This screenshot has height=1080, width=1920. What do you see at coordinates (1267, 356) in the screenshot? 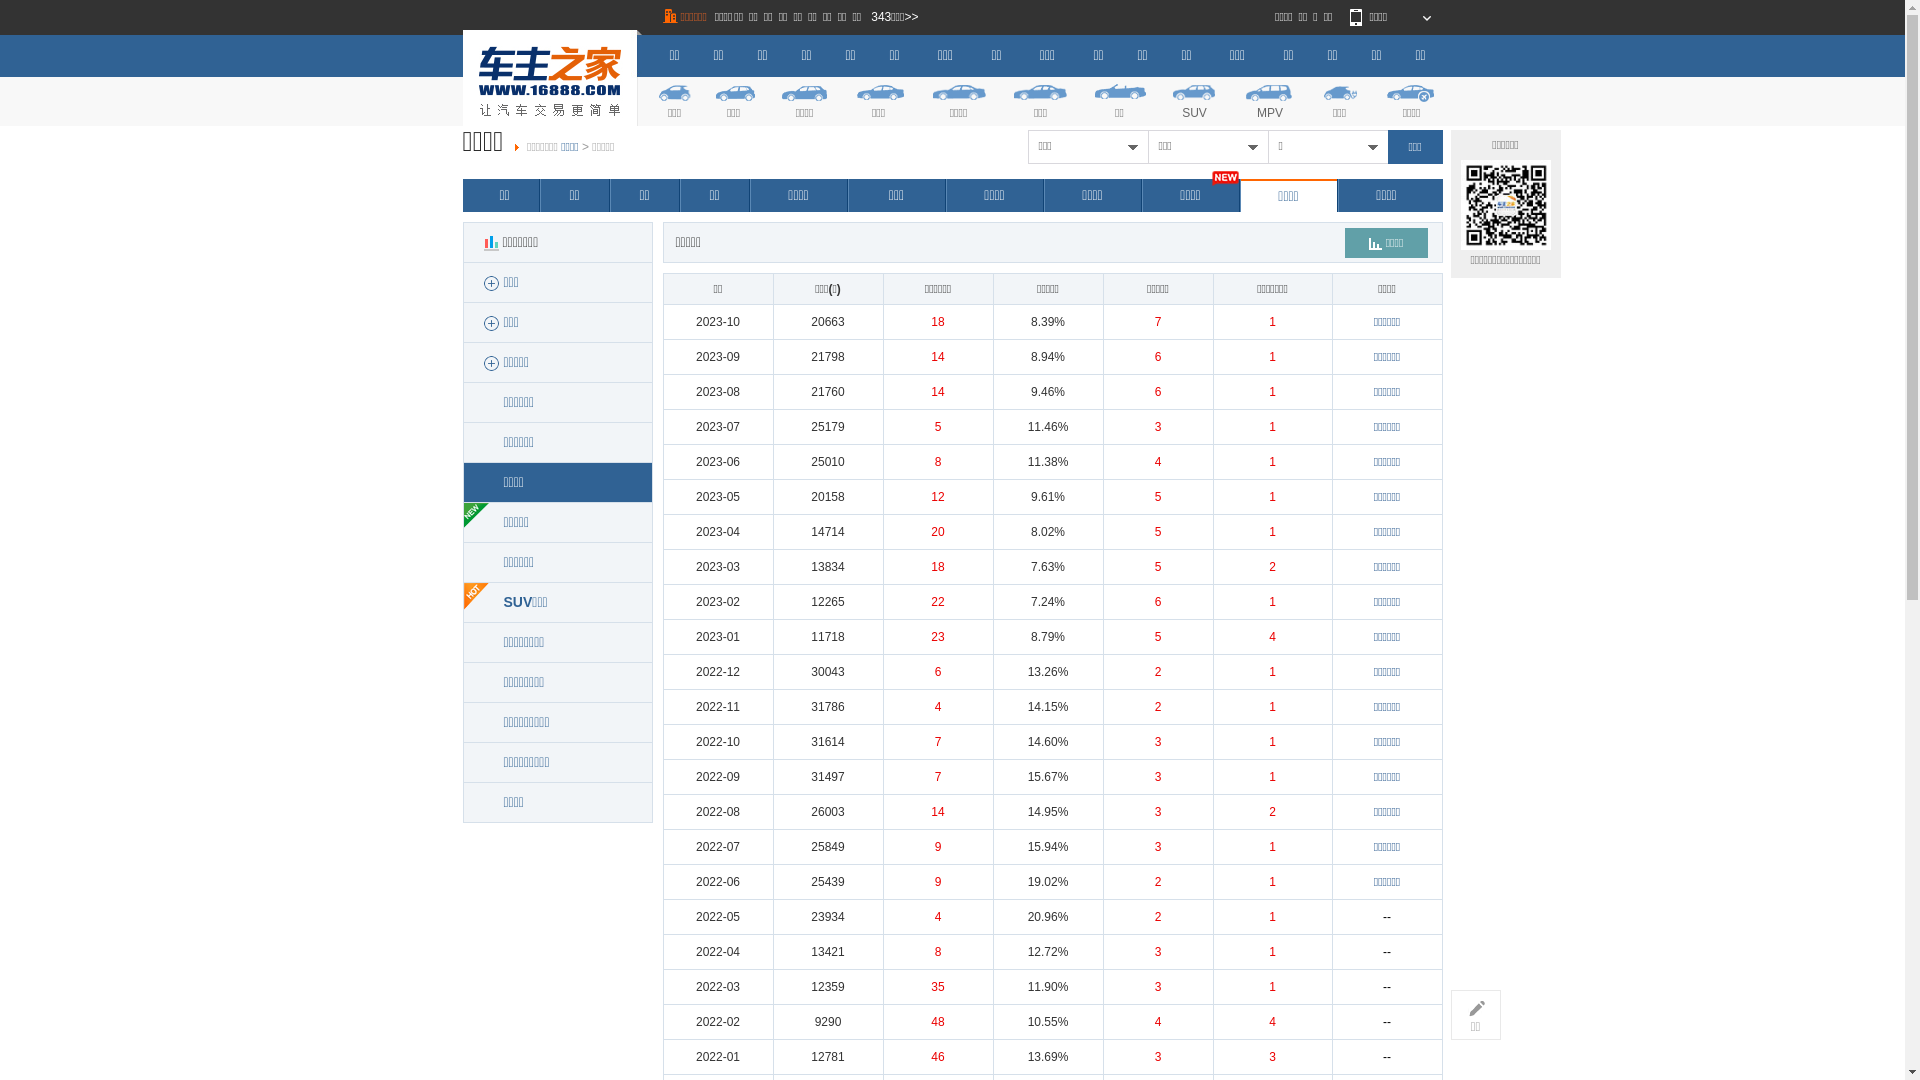
I see `'1'` at bounding box center [1267, 356].